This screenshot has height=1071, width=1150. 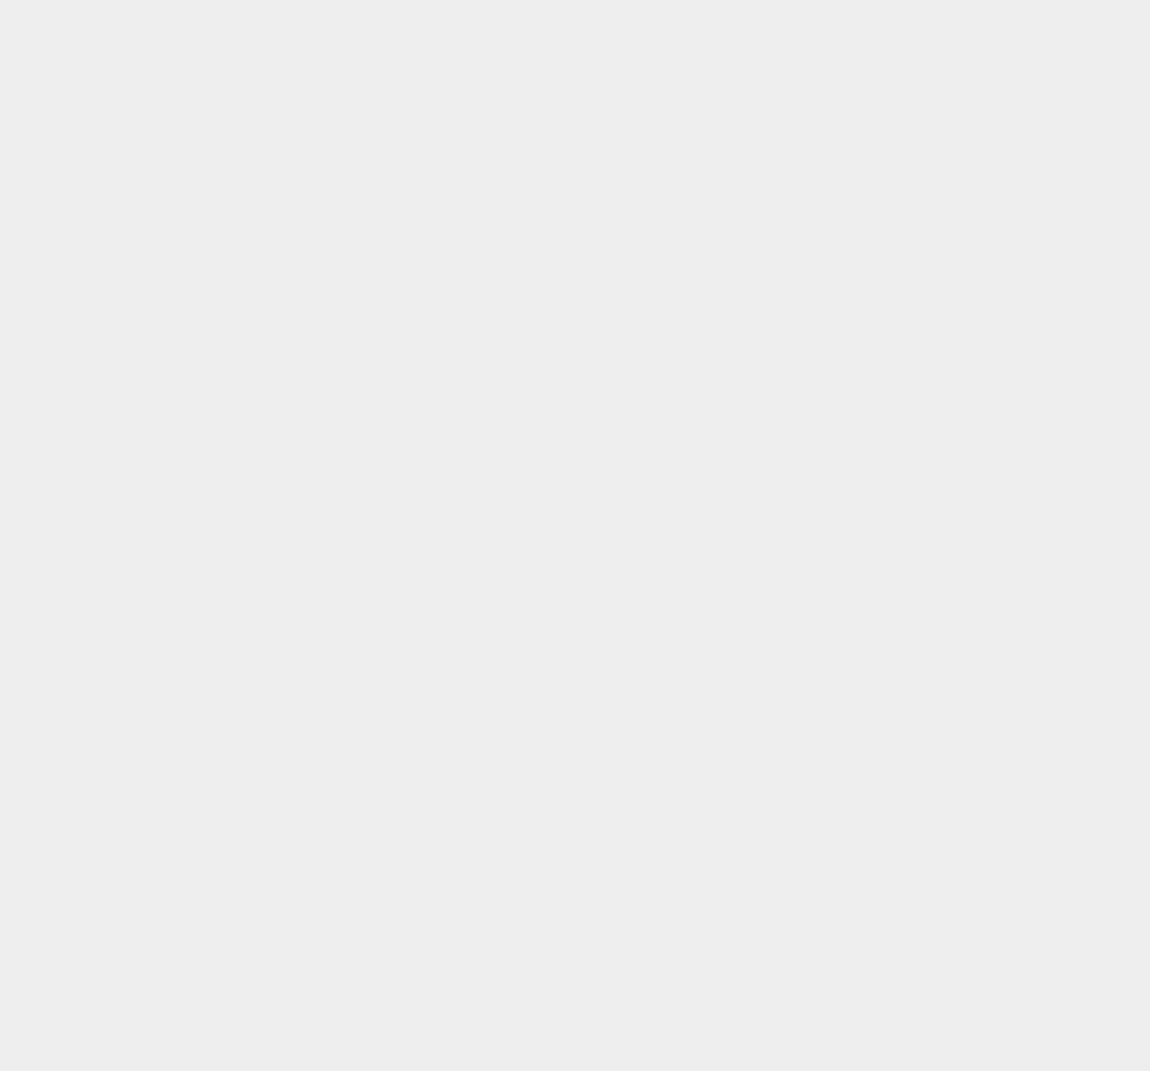 I want to click on 'iShower Speaker', so click(x=864, y=744).